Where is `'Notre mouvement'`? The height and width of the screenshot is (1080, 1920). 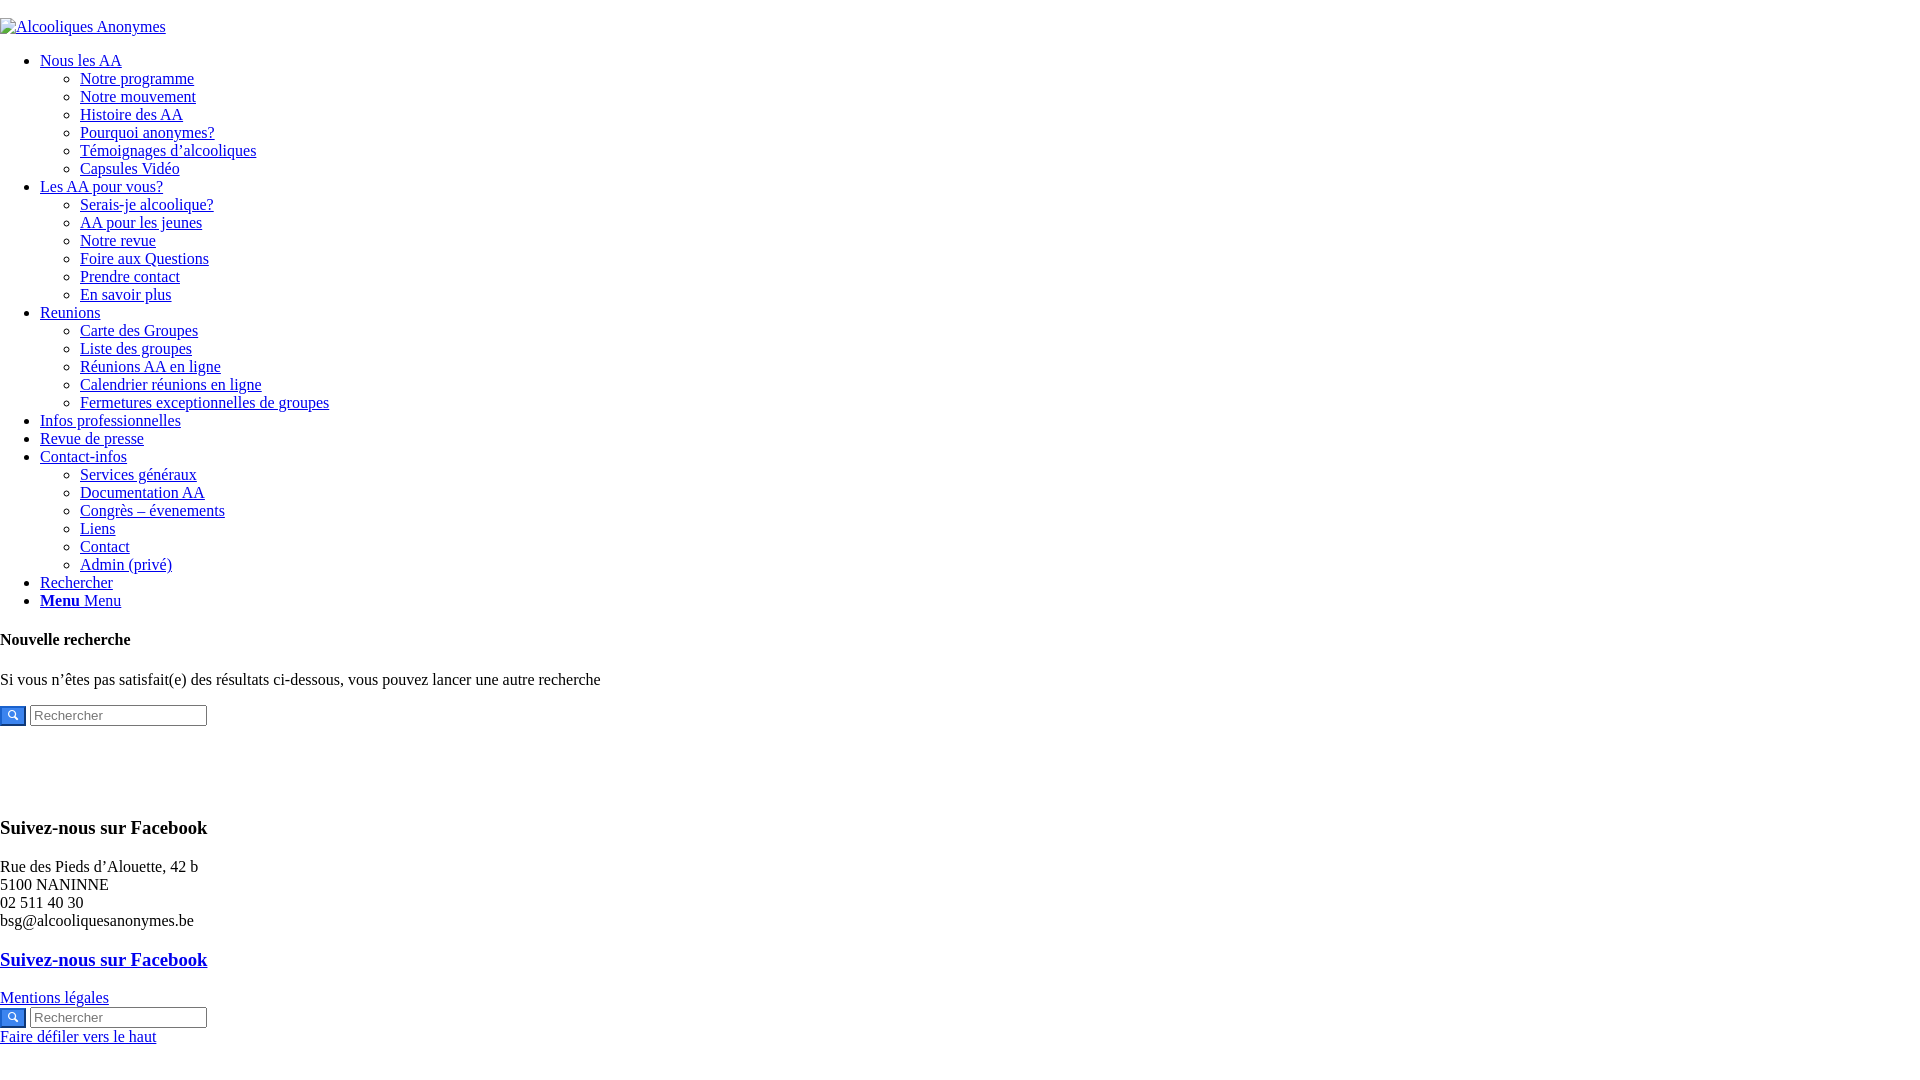 'Notre mouvement' is located at coordinates (137, 96).